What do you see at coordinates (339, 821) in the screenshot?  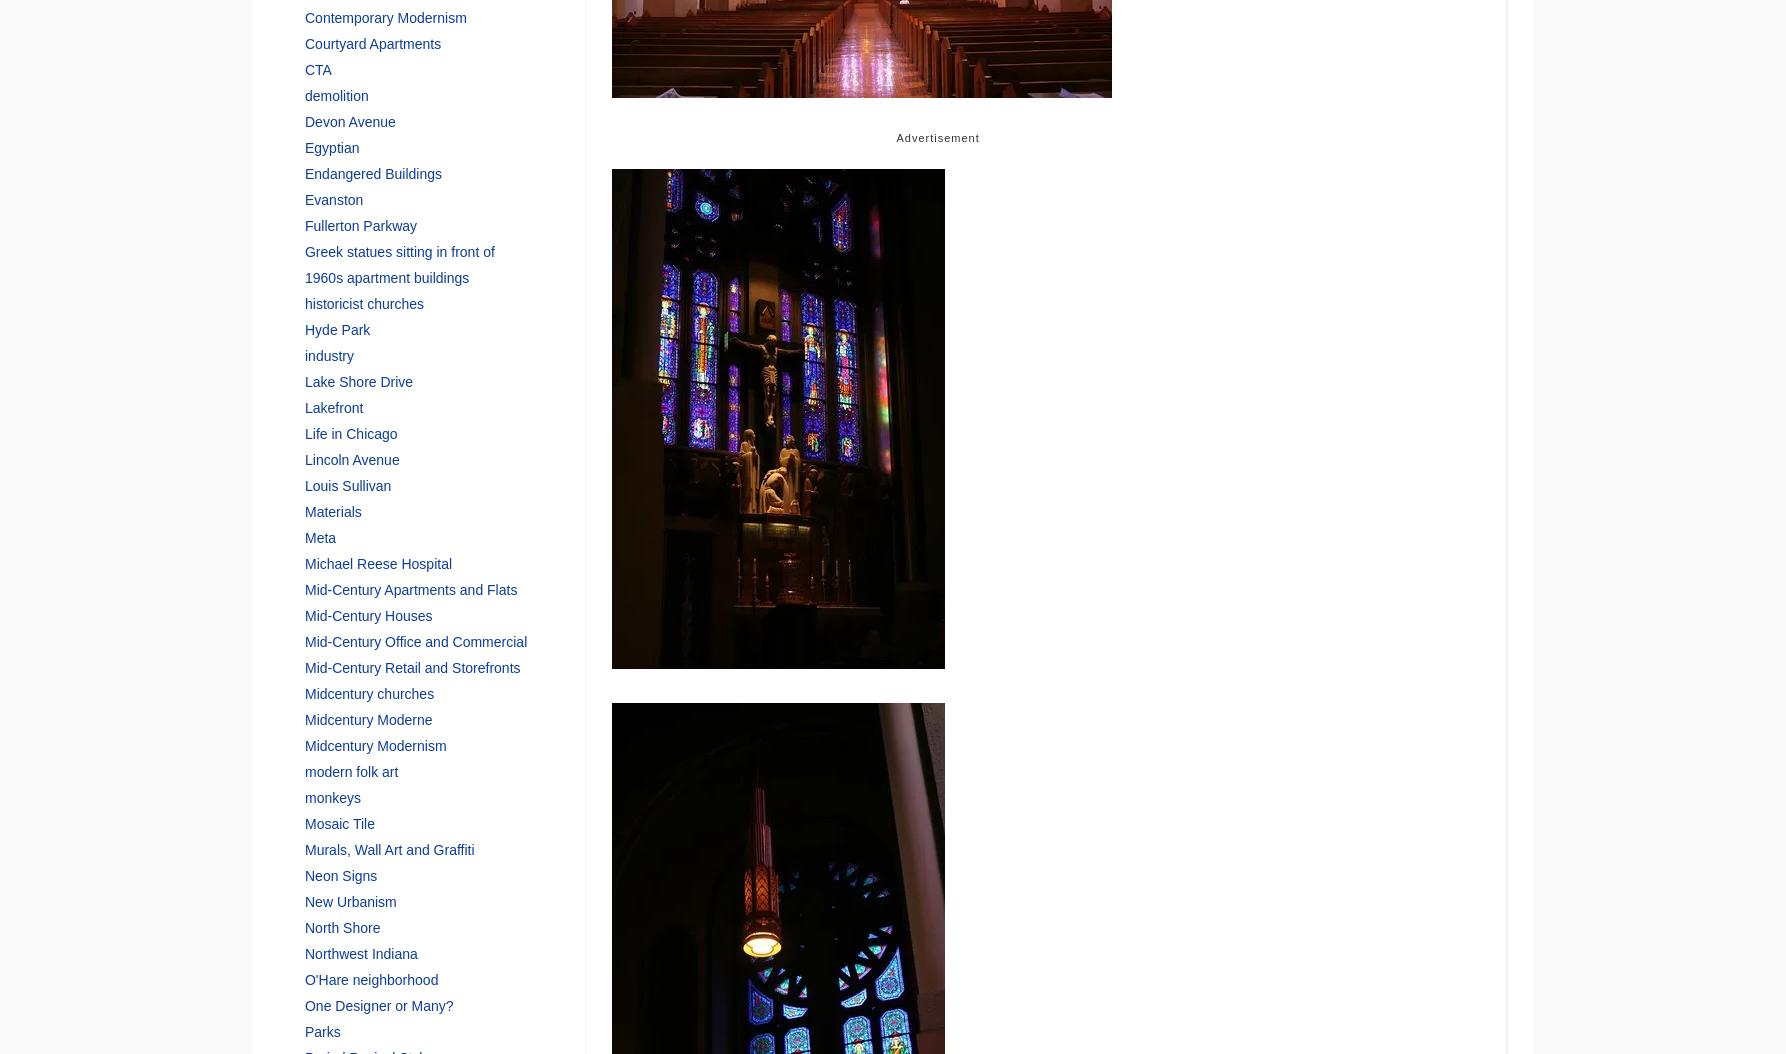 I see `'Mosaic Tile'` at bounding box center [339, 821].